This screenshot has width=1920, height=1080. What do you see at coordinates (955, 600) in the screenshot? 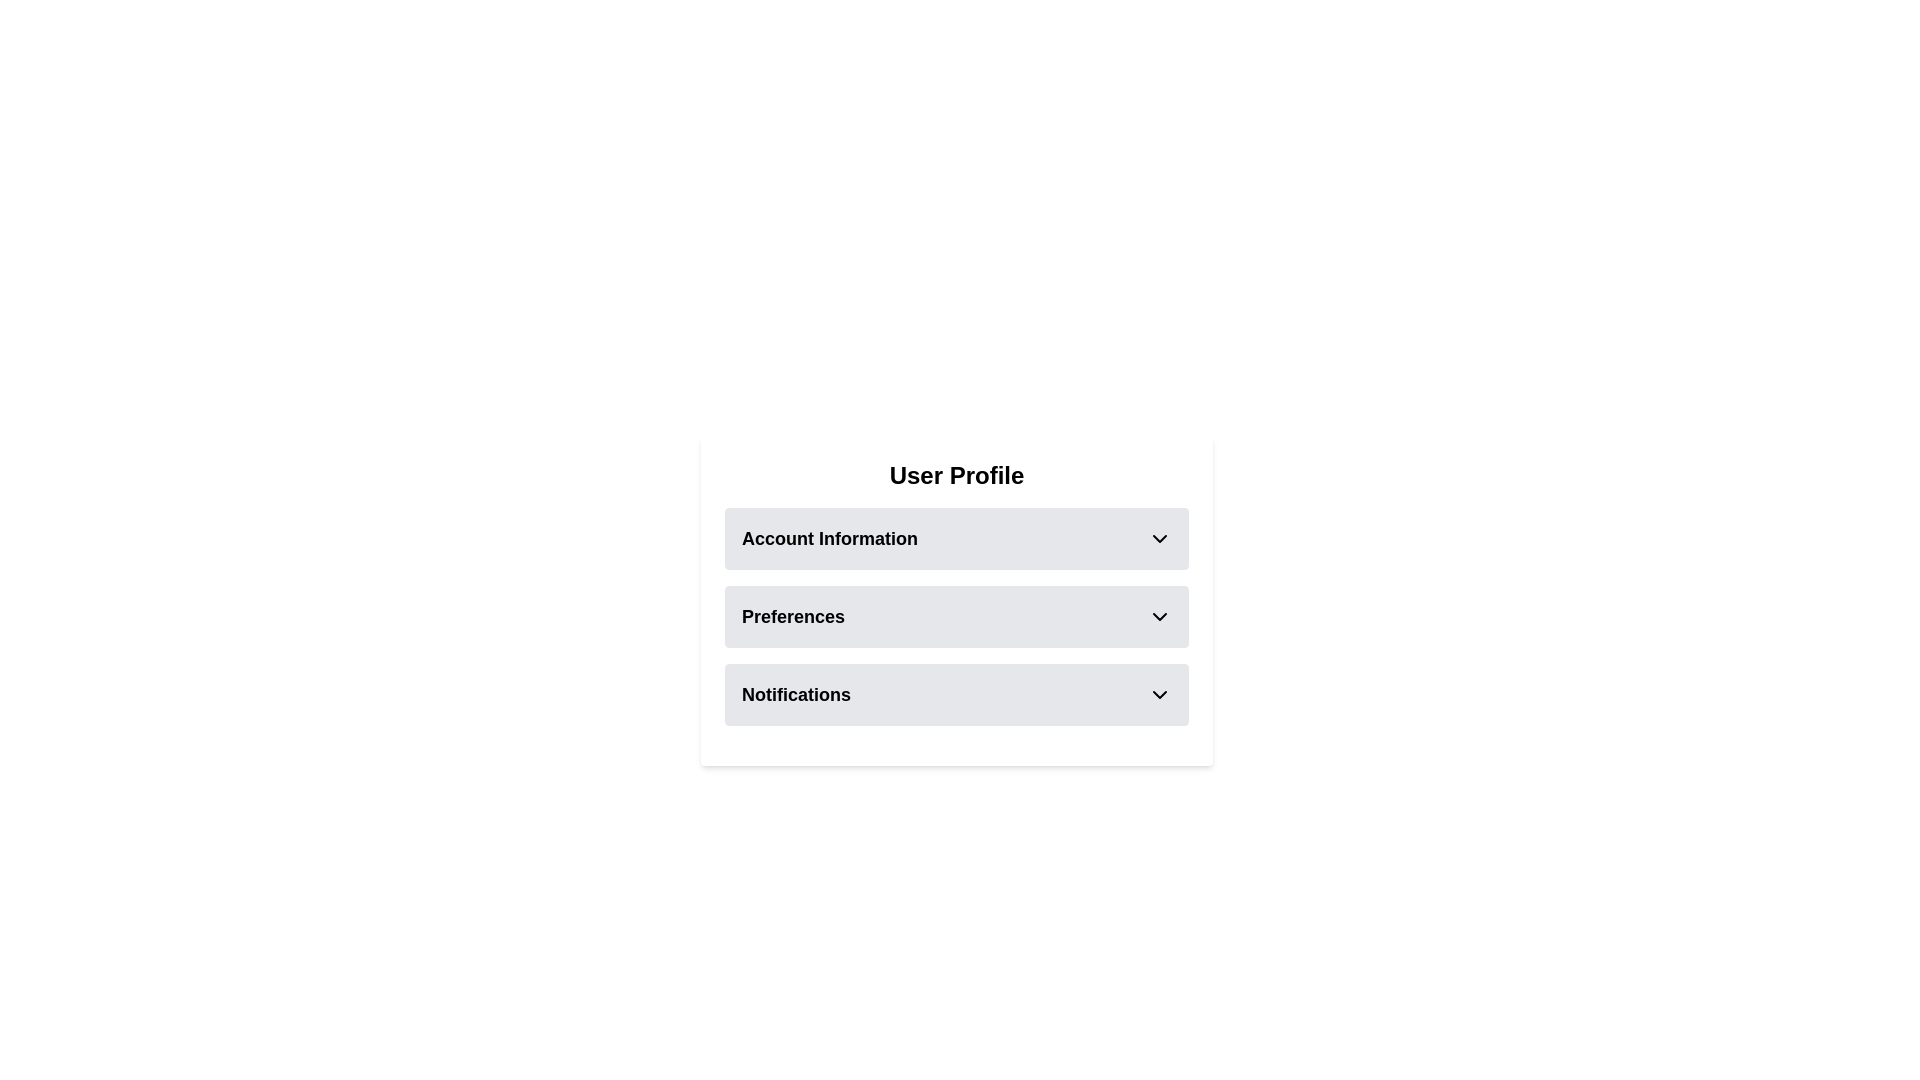
I see `the second button in the vertically stacked list of three buttons within the 'User Profile' section` at bounding box center [955, 600].